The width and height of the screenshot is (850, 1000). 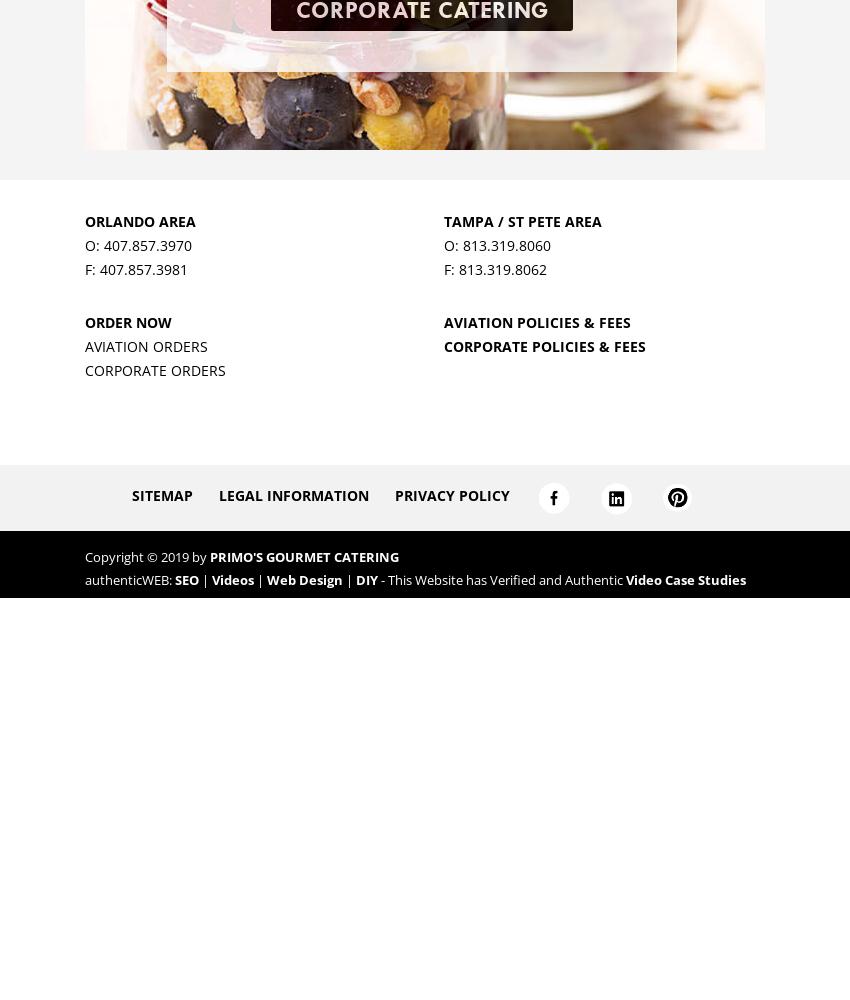 I want to click on 'authenticWEB:', so click(x=129, y=579).